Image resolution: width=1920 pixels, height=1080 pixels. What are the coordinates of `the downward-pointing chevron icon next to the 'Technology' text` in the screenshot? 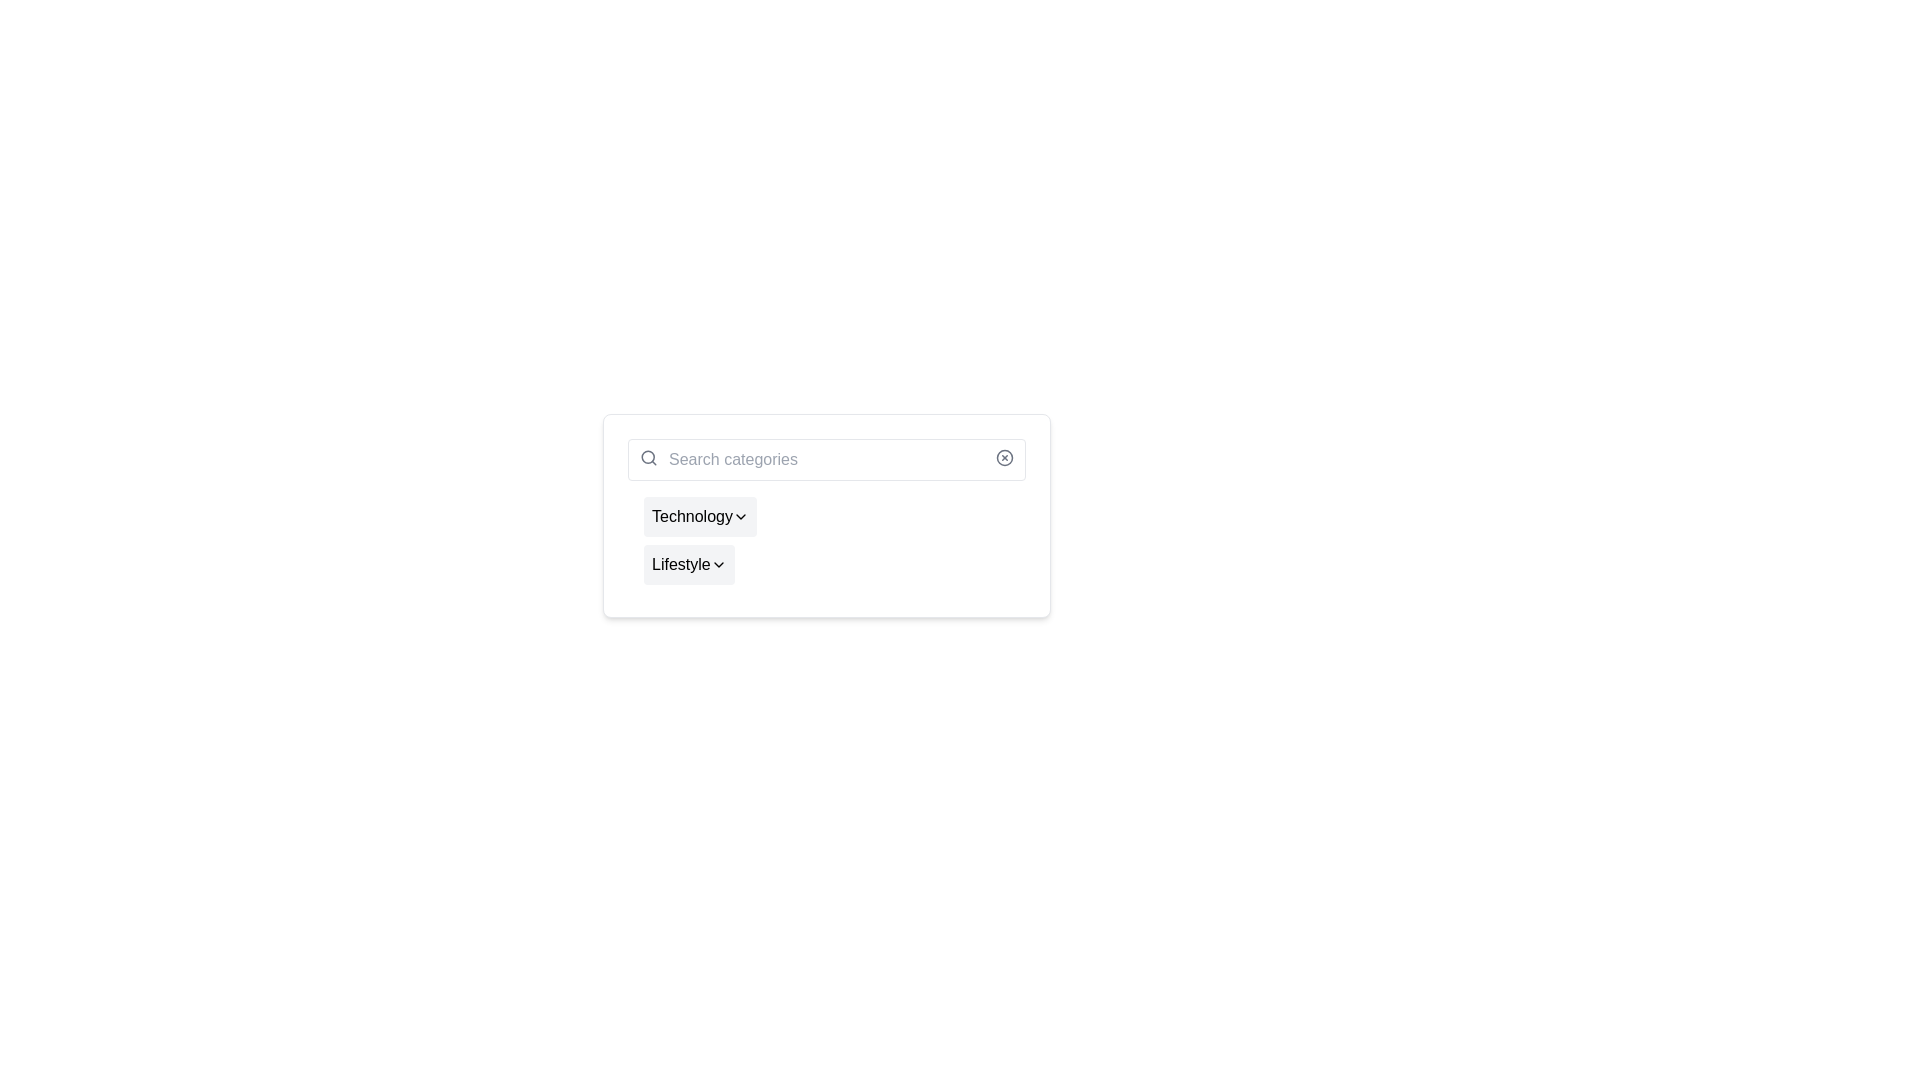 It's located at (739, 515).